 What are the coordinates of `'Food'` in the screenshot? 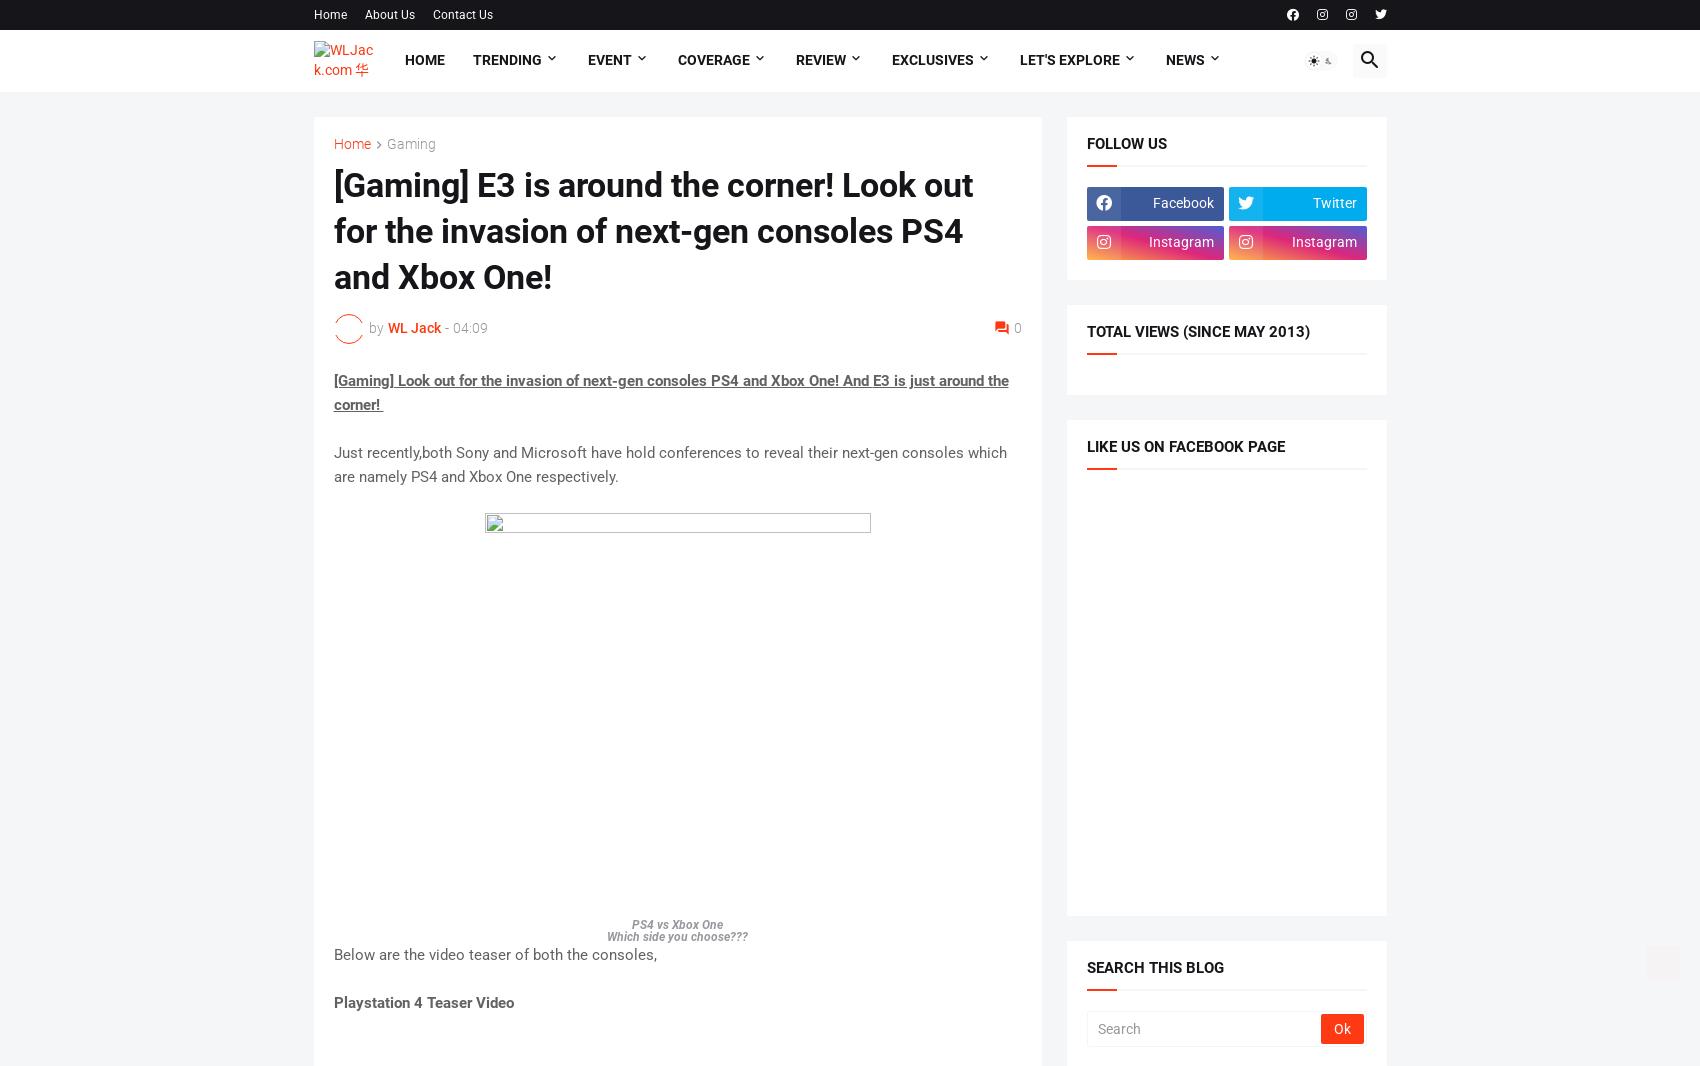 It's located at (348, 270).